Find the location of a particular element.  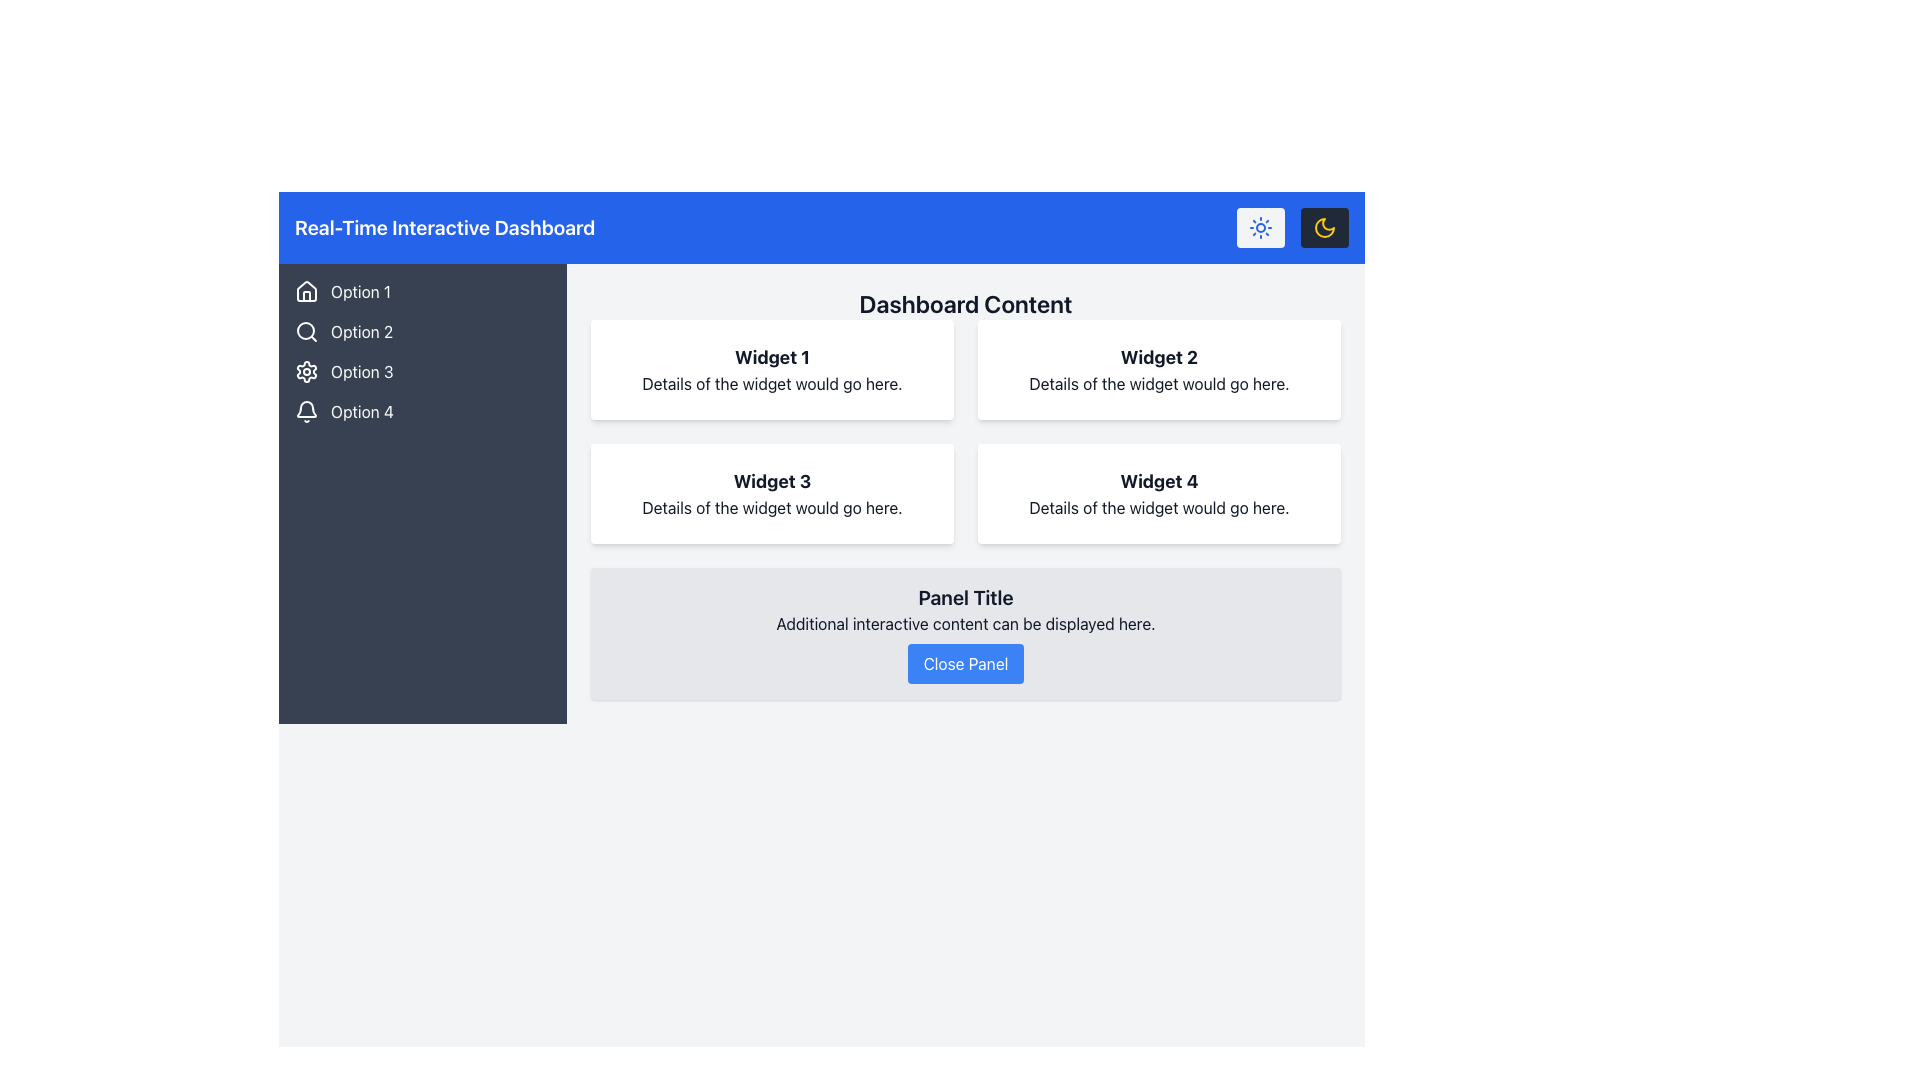

bold, large-sized text label that reads 'Widget 1', located in the top-left widget of a 2x2 grid layout in the 'Dashboard Content' section is located at coordinates (771, 357).